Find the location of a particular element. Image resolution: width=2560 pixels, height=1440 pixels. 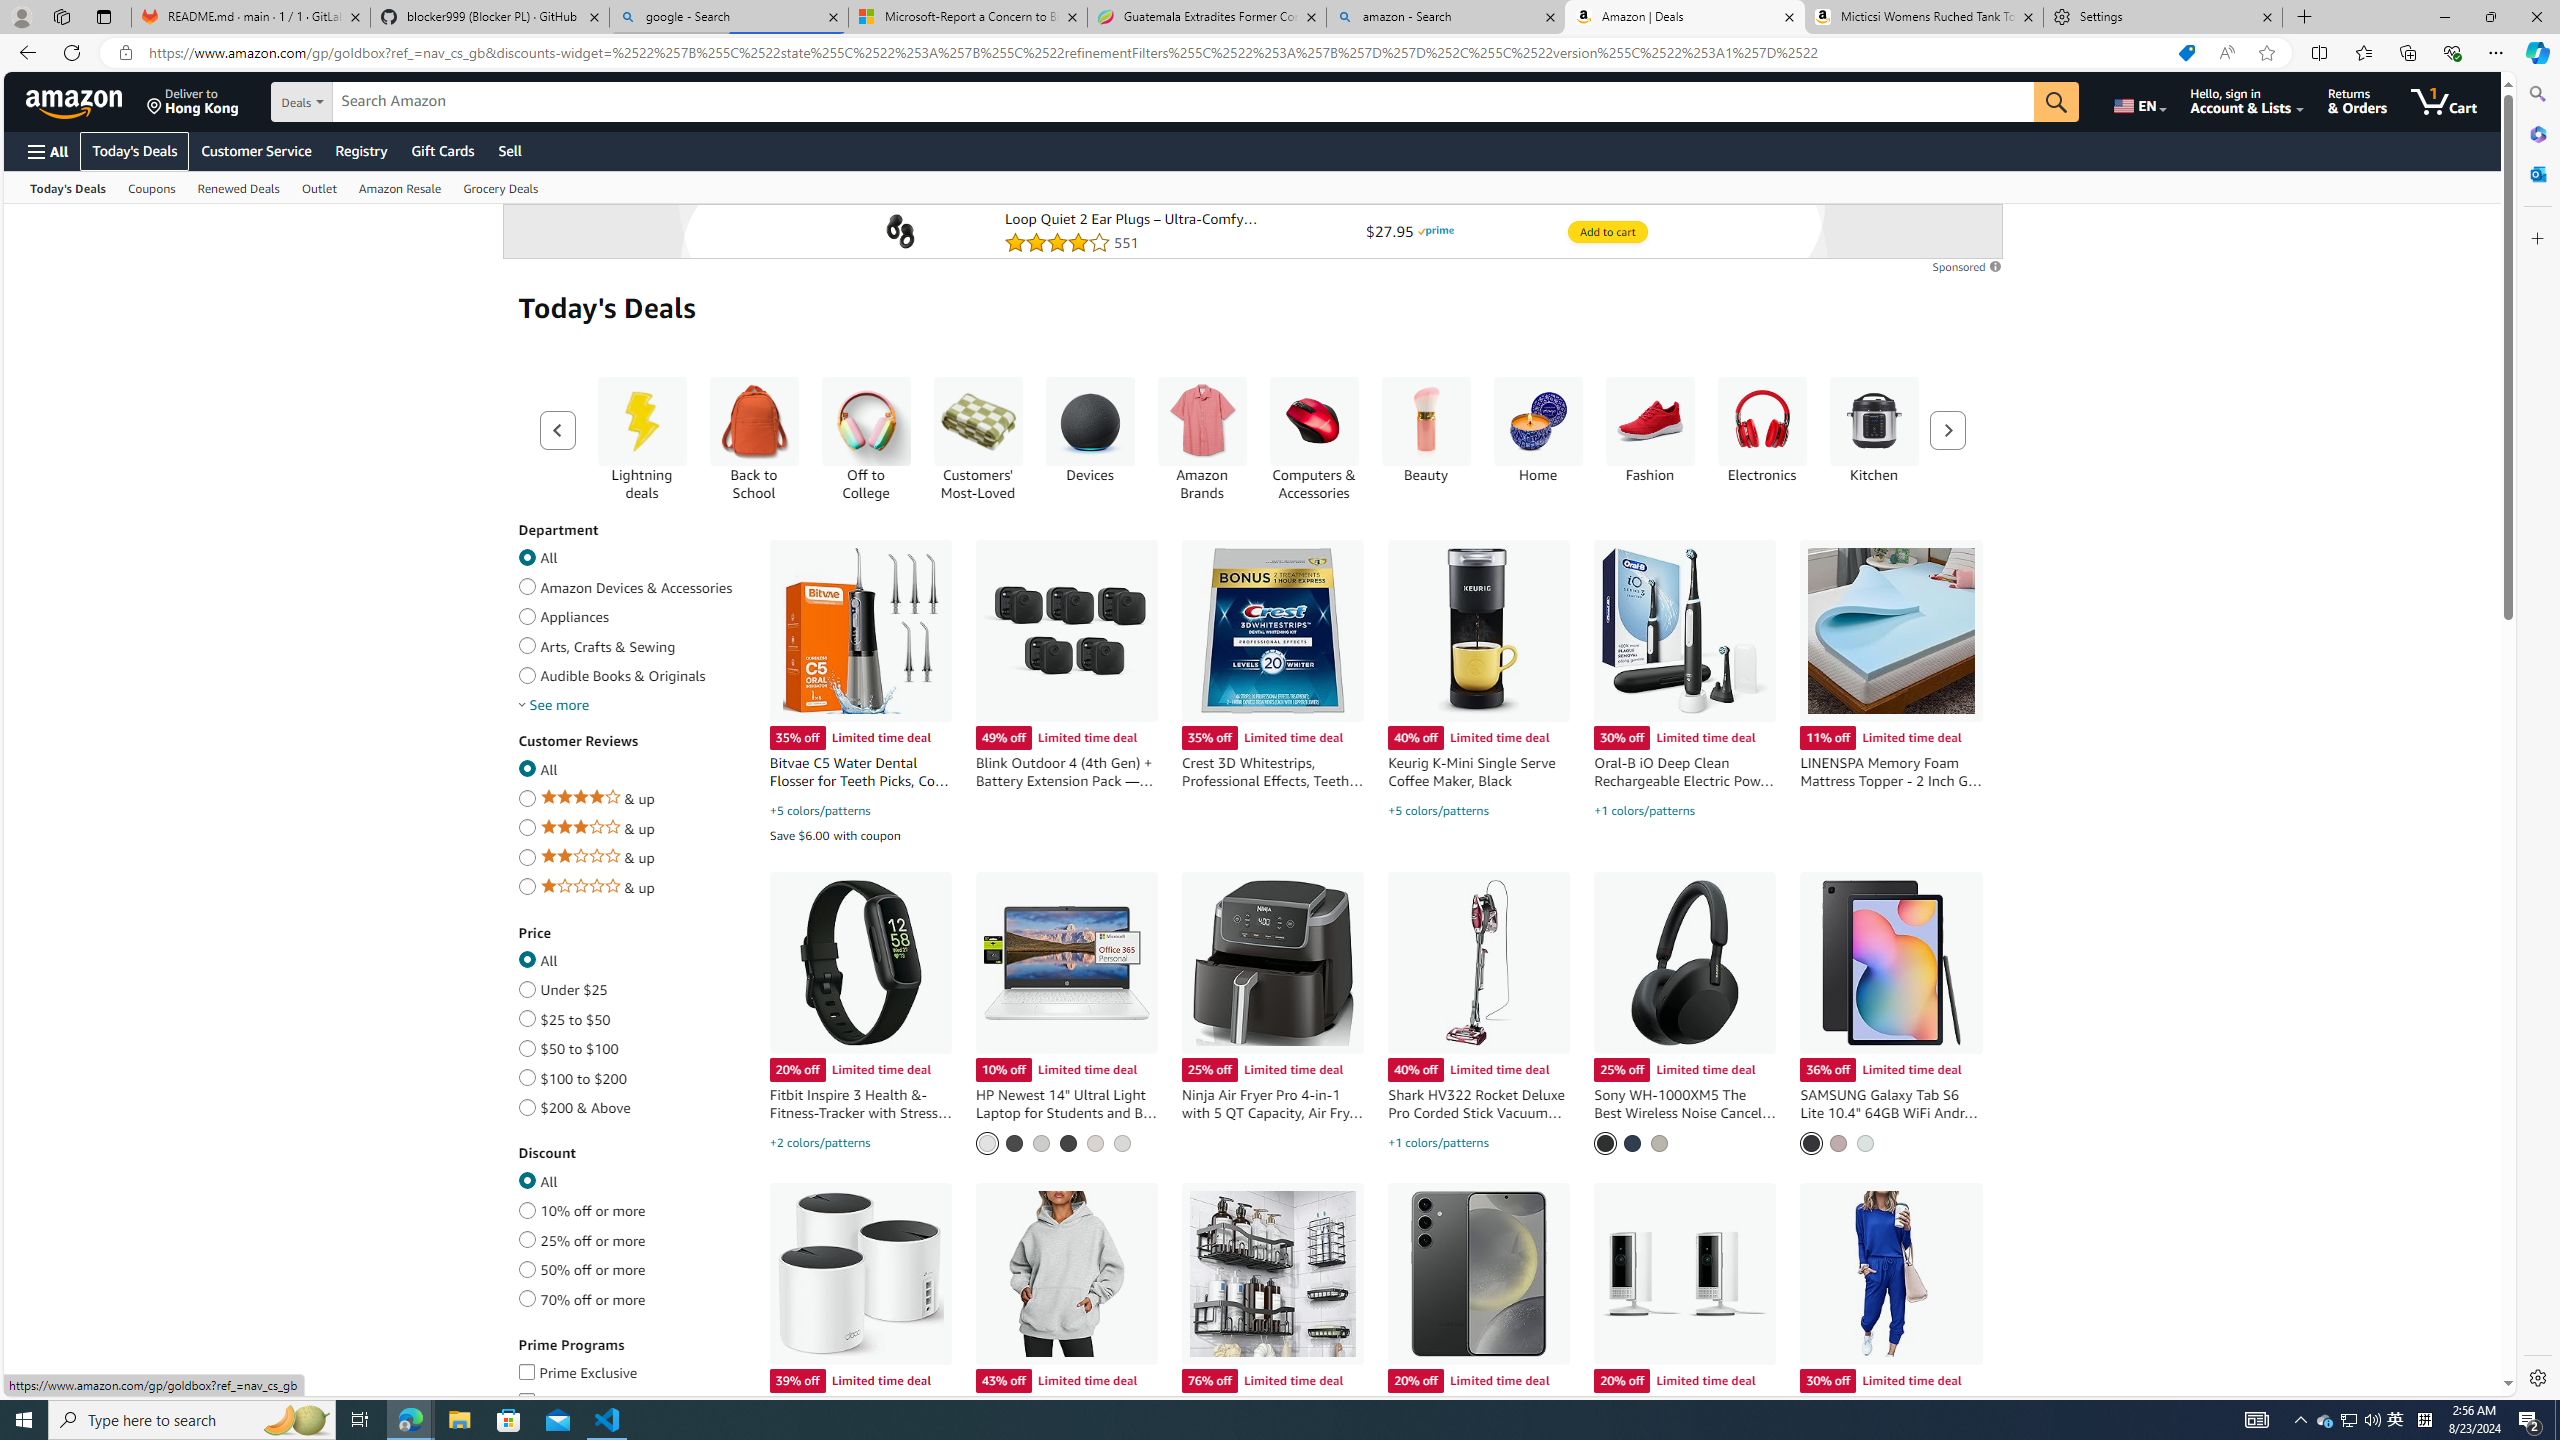

'1 item in cart' is located at coordinates (2442, 100).